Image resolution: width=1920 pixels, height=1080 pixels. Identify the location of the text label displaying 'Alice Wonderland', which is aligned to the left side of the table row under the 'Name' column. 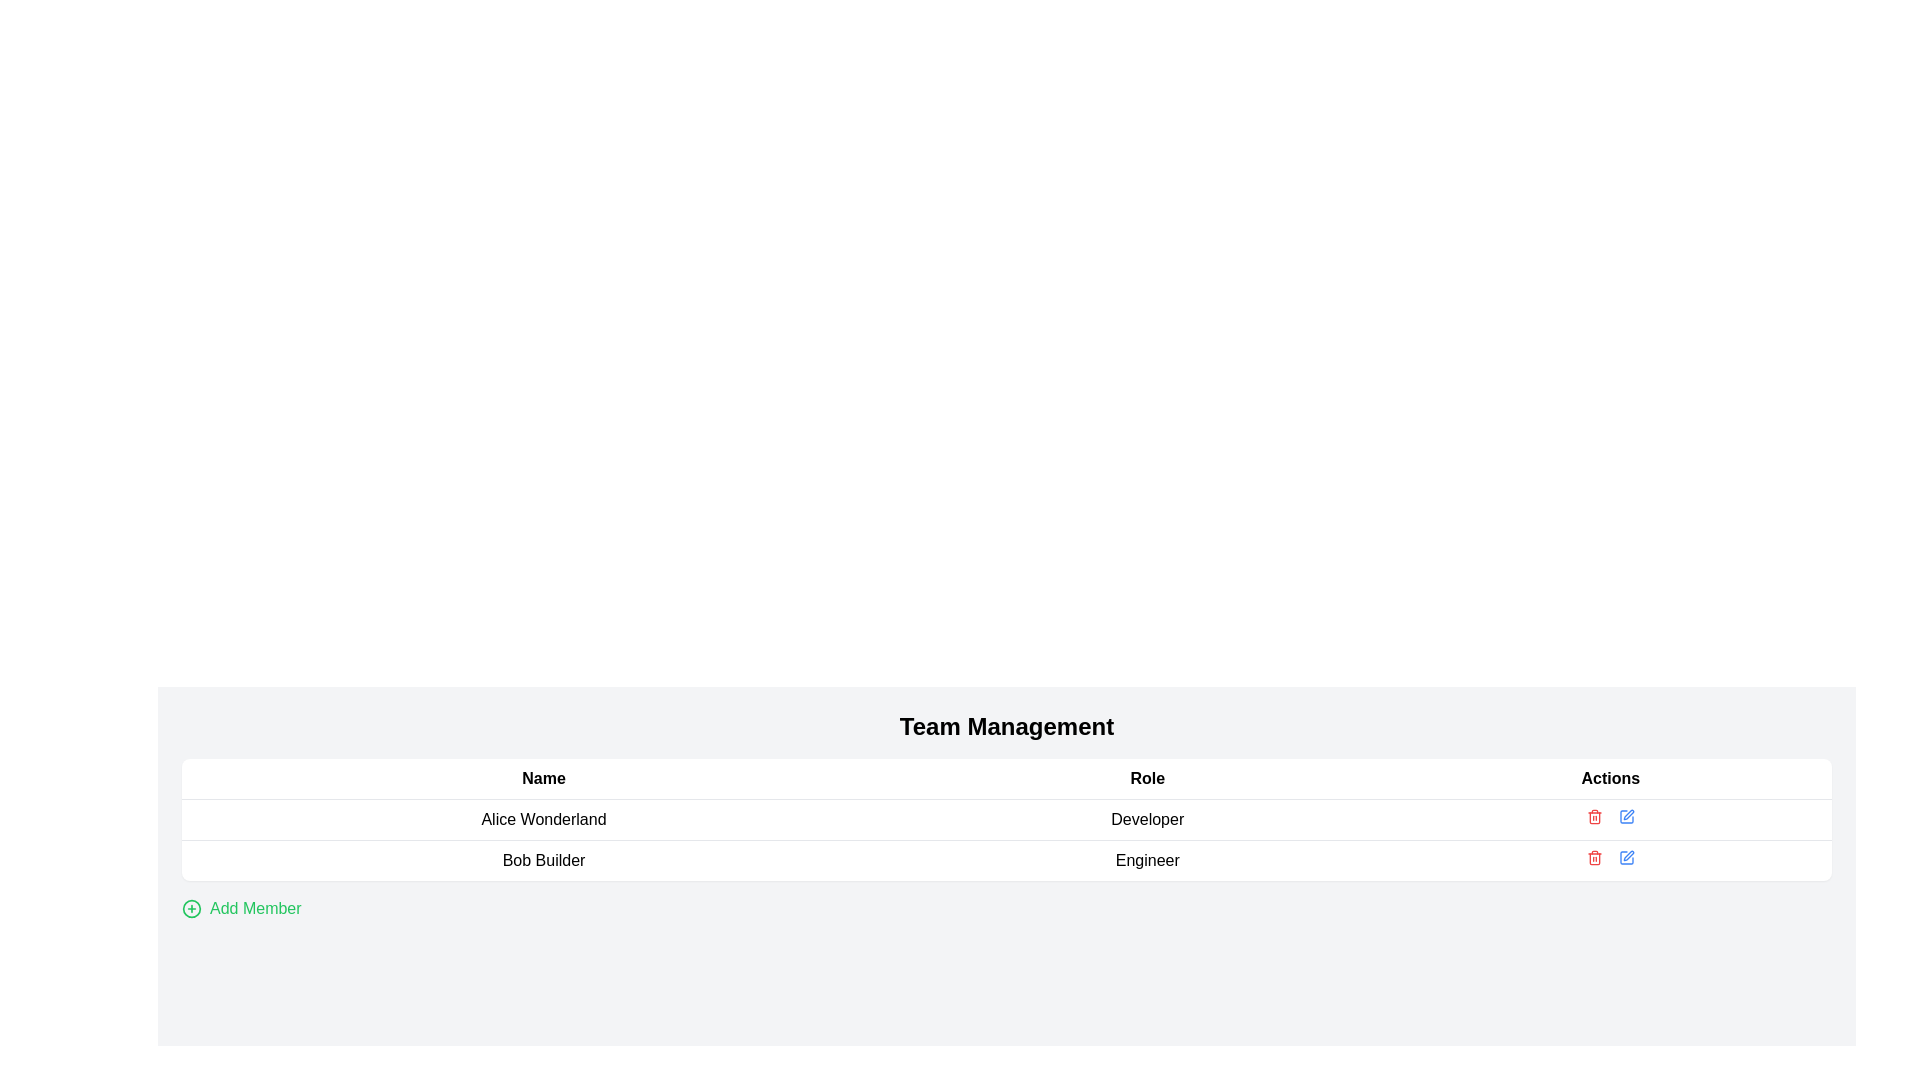
(543, 820).